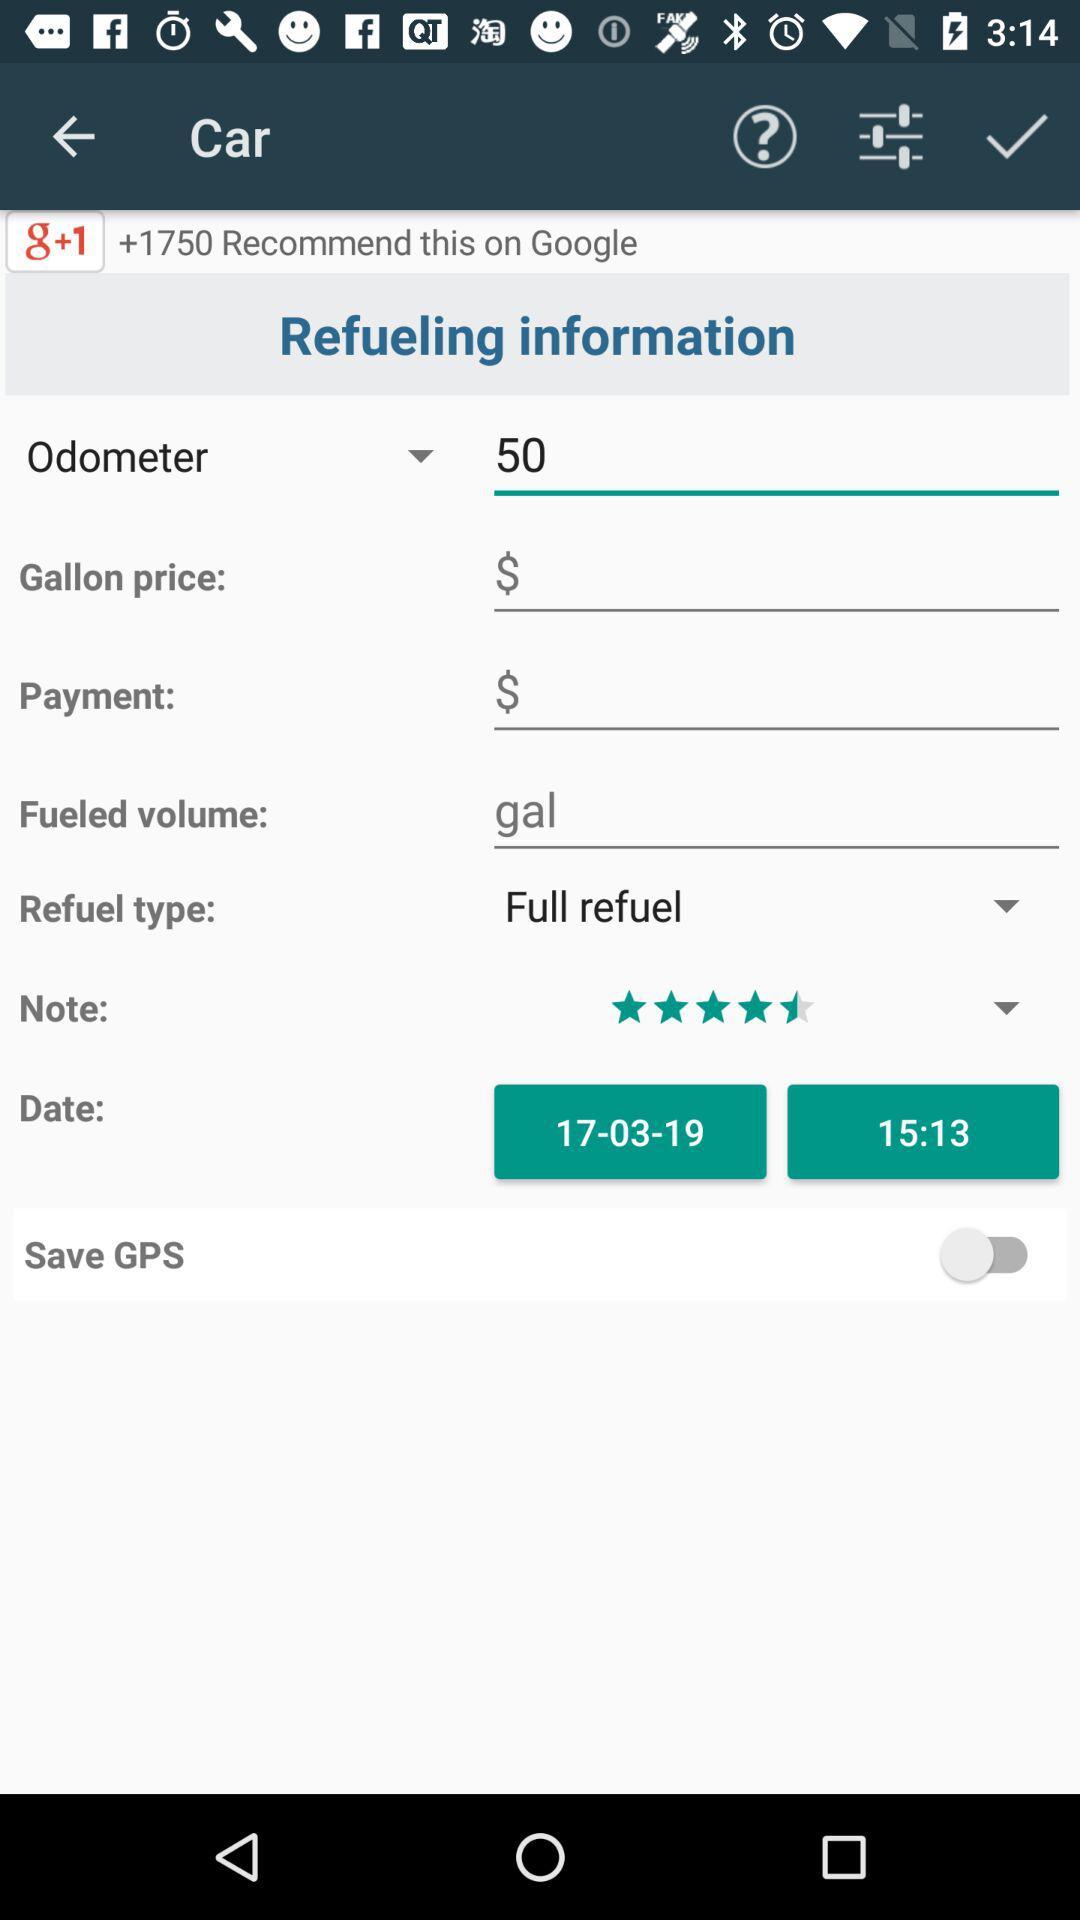 This screenshot has height=1920, width=1080. Describe the element at coordinates (775, 571) in the screenshot. I see `the item next to gallon price: icon` at that location.